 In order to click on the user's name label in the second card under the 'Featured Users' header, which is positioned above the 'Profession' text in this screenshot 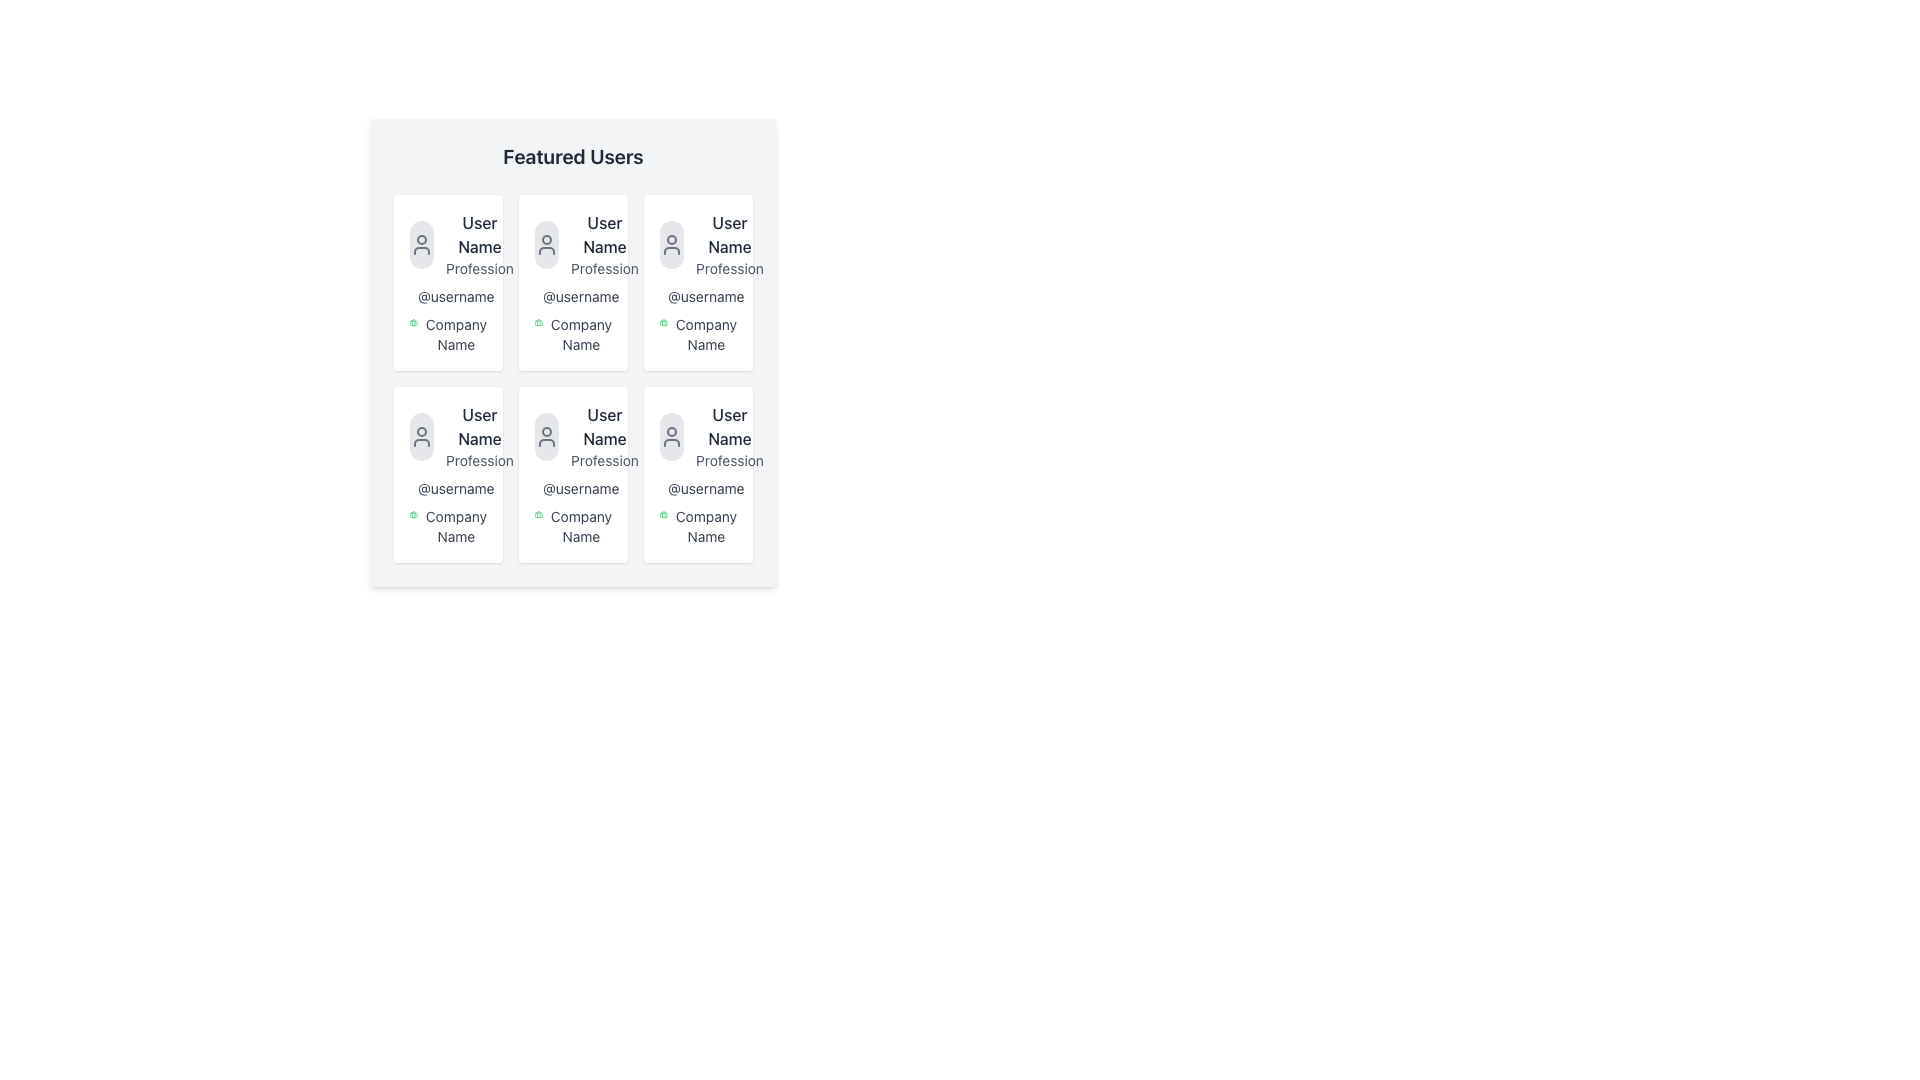, I will do `click(603, 234)`.